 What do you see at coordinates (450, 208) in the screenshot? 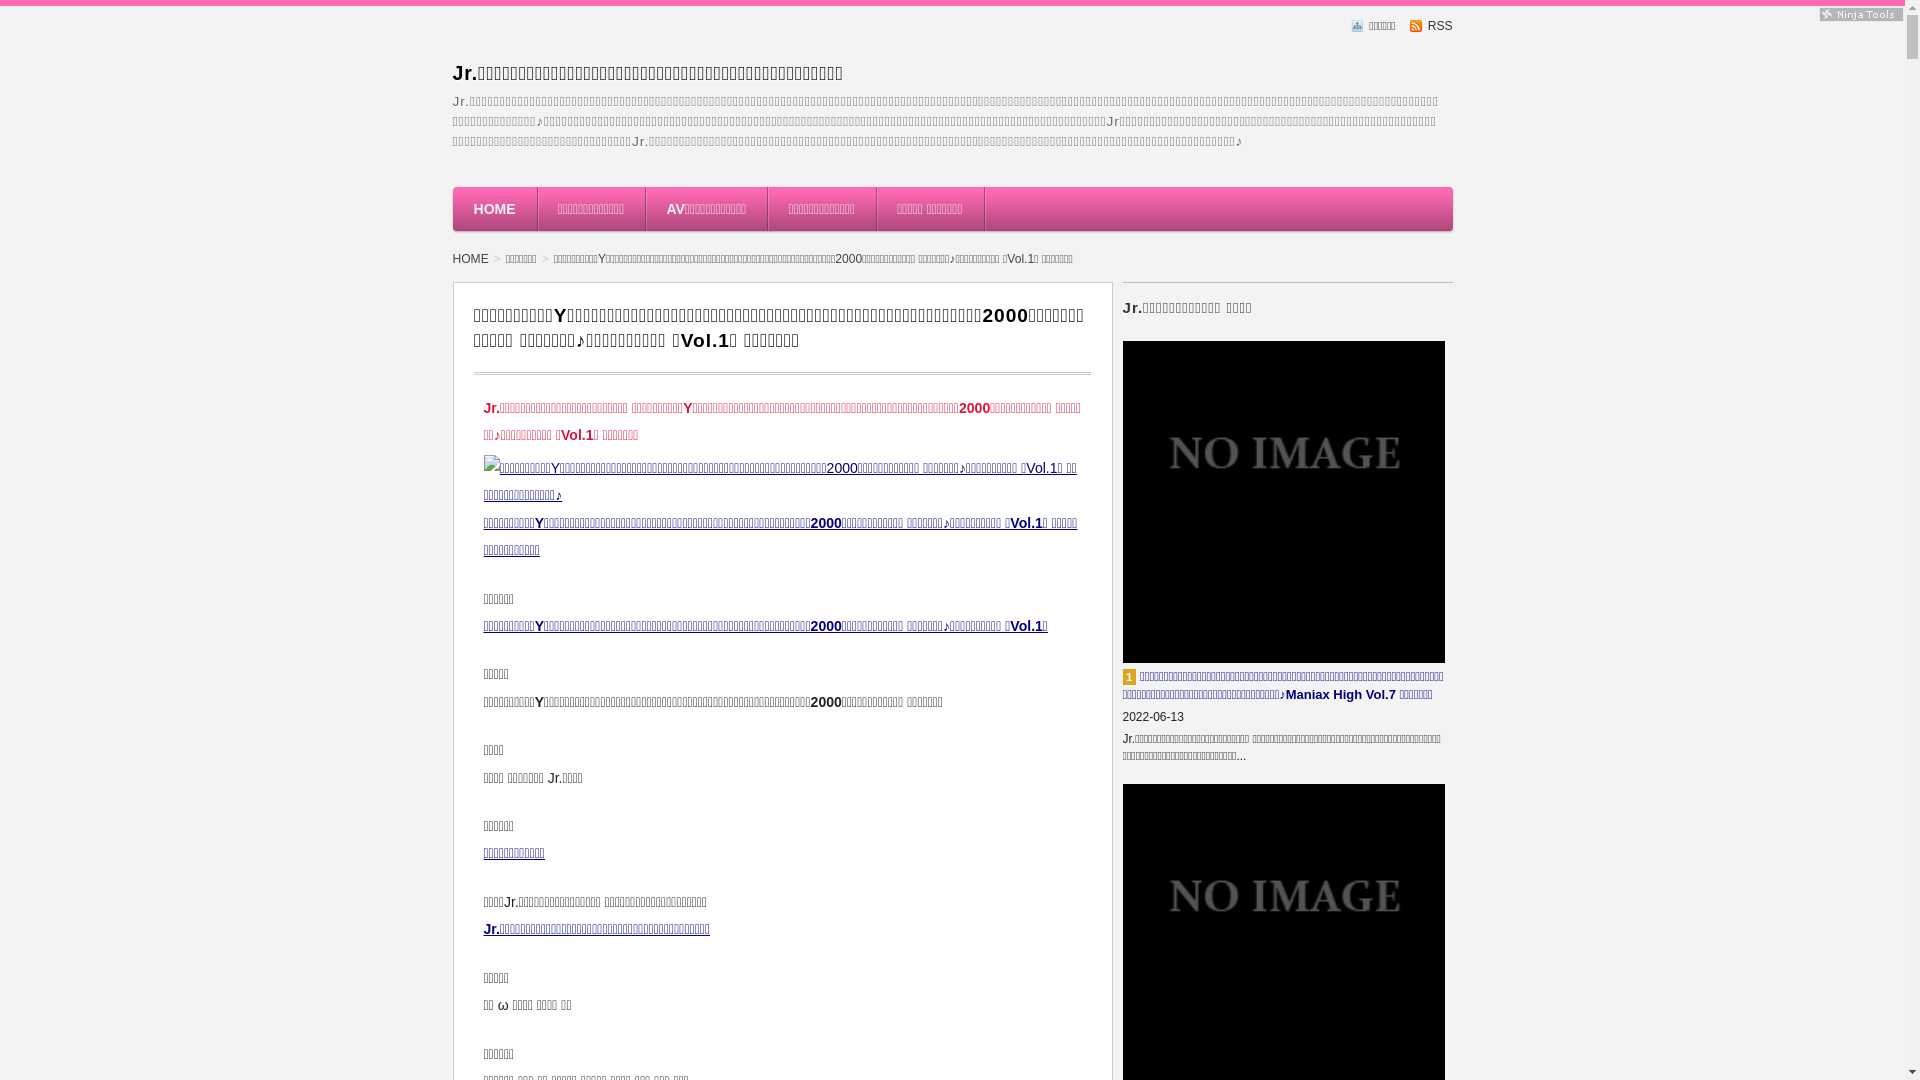
I see `'HOME'` at bounding box center [450, 208].